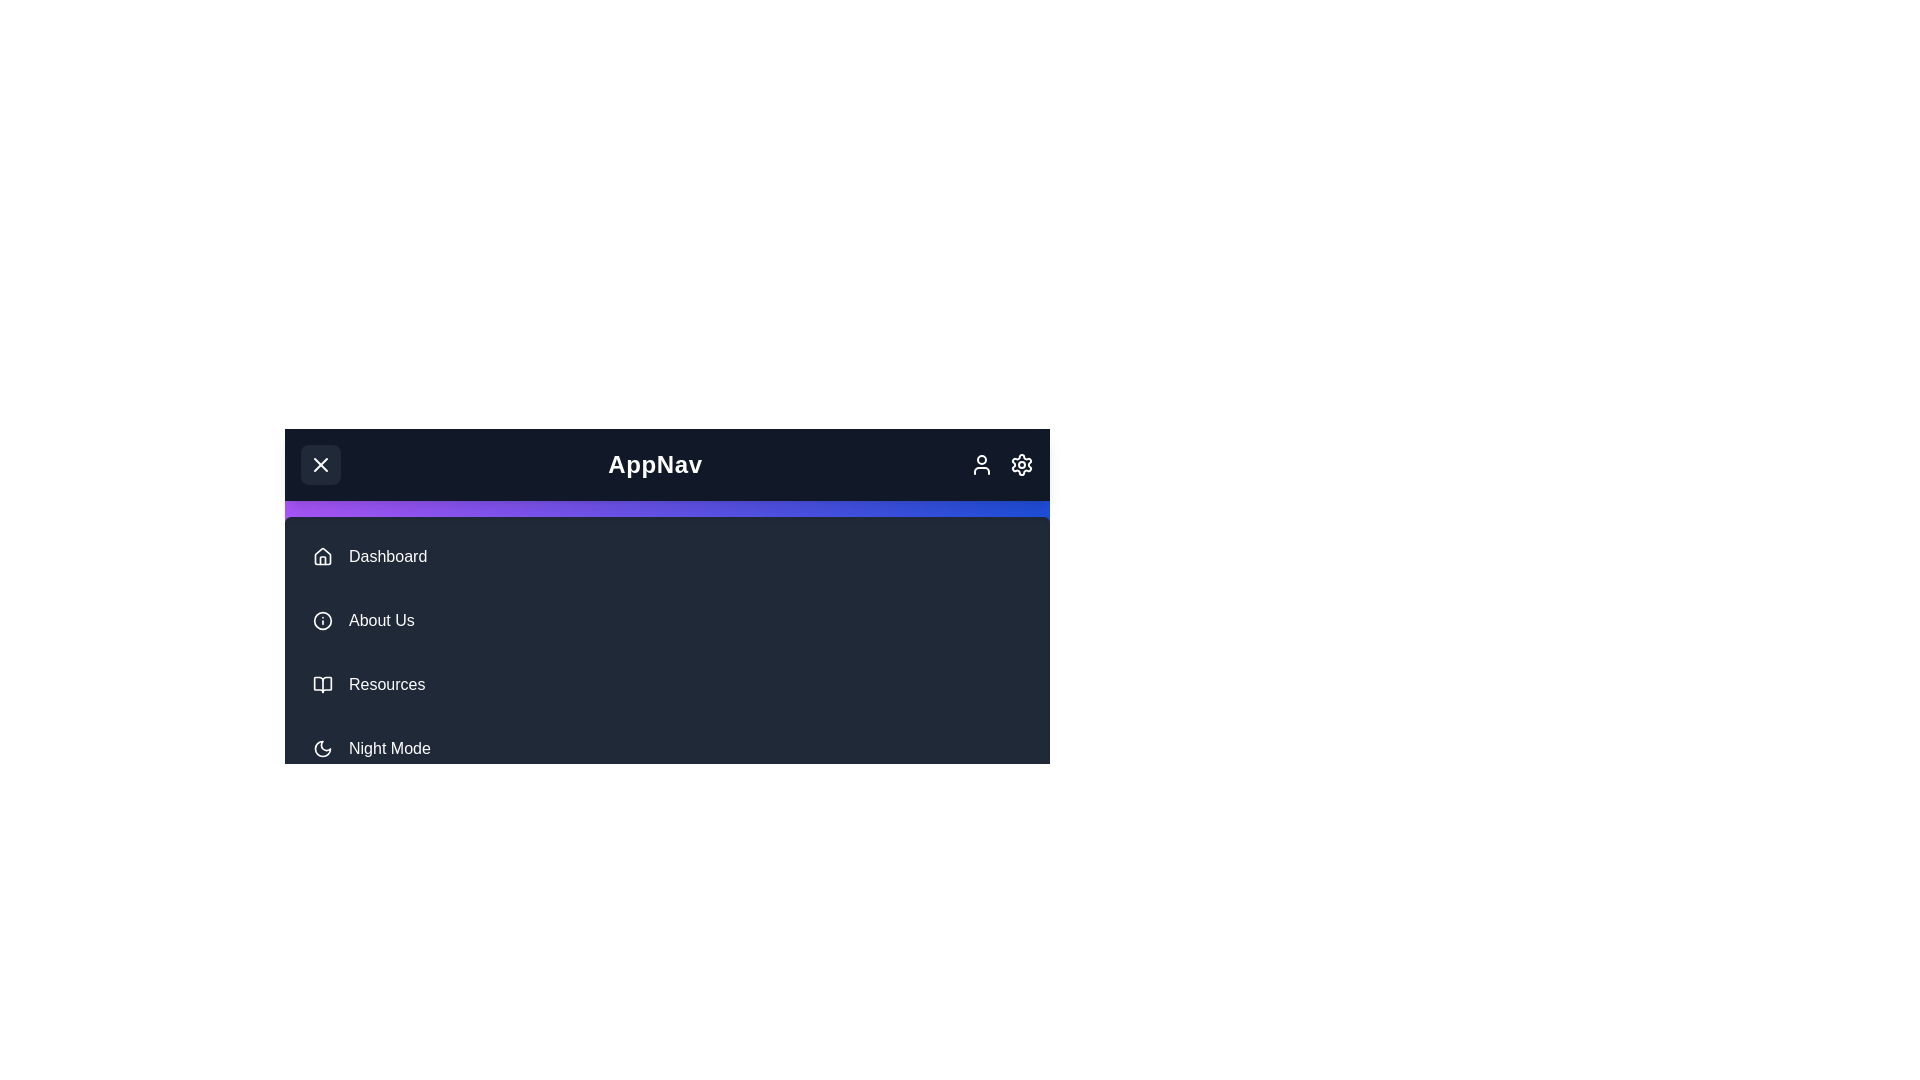 Image resolution: width=1920 pixels, height=1080 pixels. I want to click on the navigation item Resources to navigate to the corresponding section, so click(667, 684).